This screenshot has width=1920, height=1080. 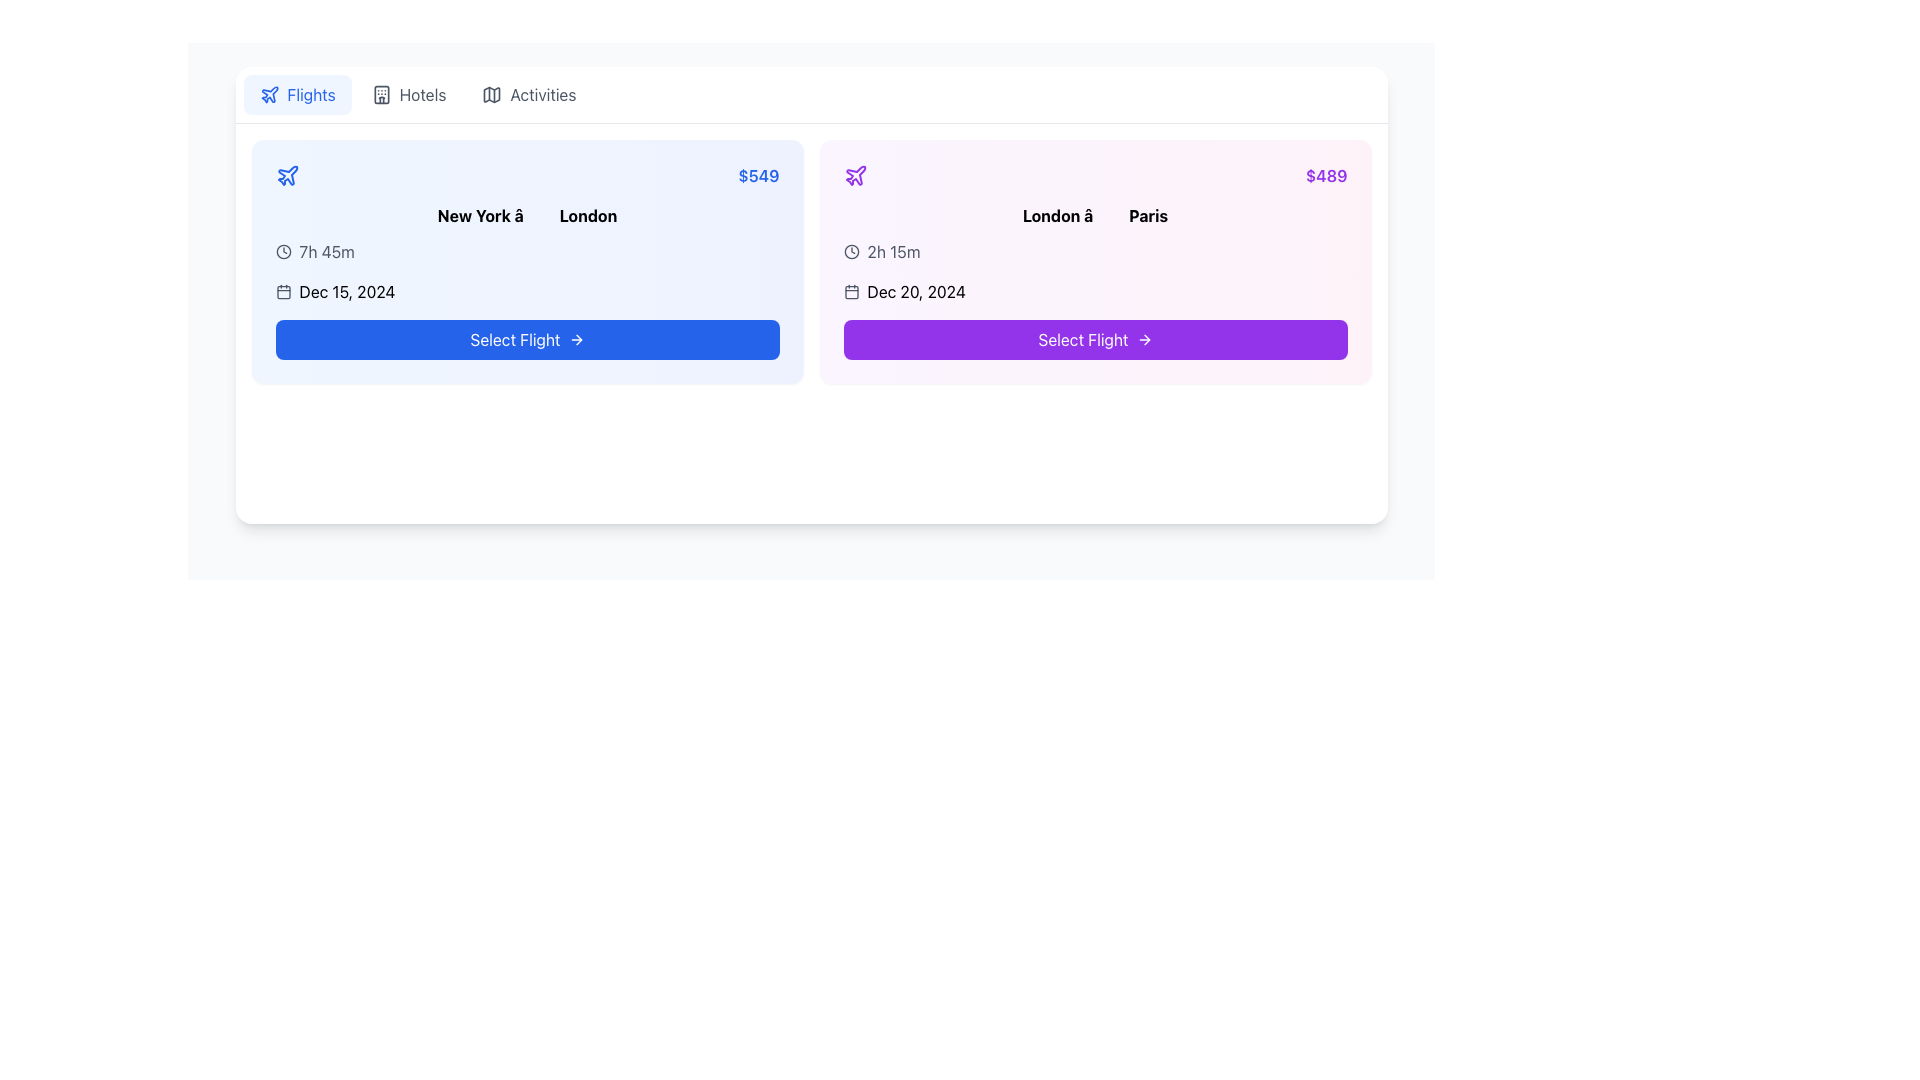 What do you see at coordinates (892, 250) in the screenshot?
I see `the Text label indicating the duration of a flight, located in the upper-left segment of the flight card on the right-hand side of the layout, next to a clock icon` at bounding box center [892, 250].